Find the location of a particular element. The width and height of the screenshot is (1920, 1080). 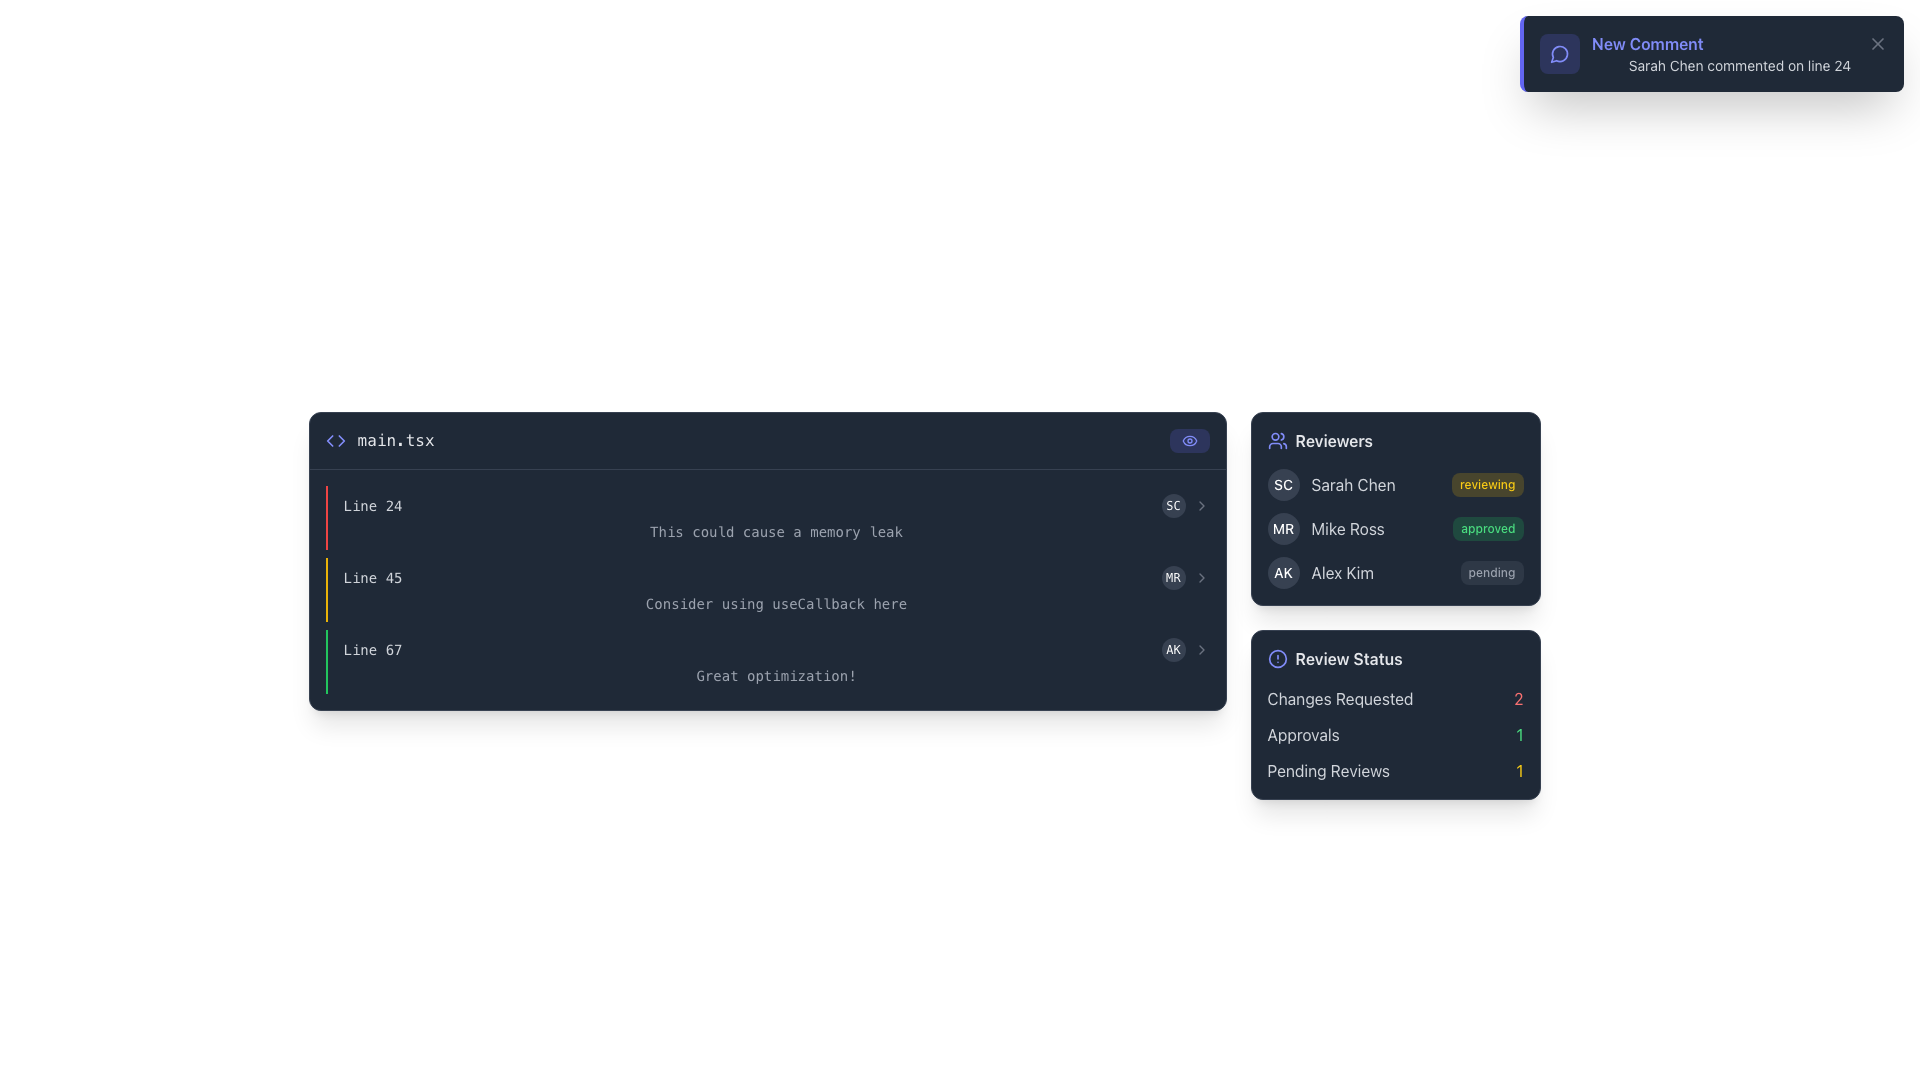

the text display element that identifies the reviewer named 'Alex Kim', located to the right of 'AK' in the 'Reviewers' section, which is the third entry in the list of reviewers is located at coordinates (1342, 573).